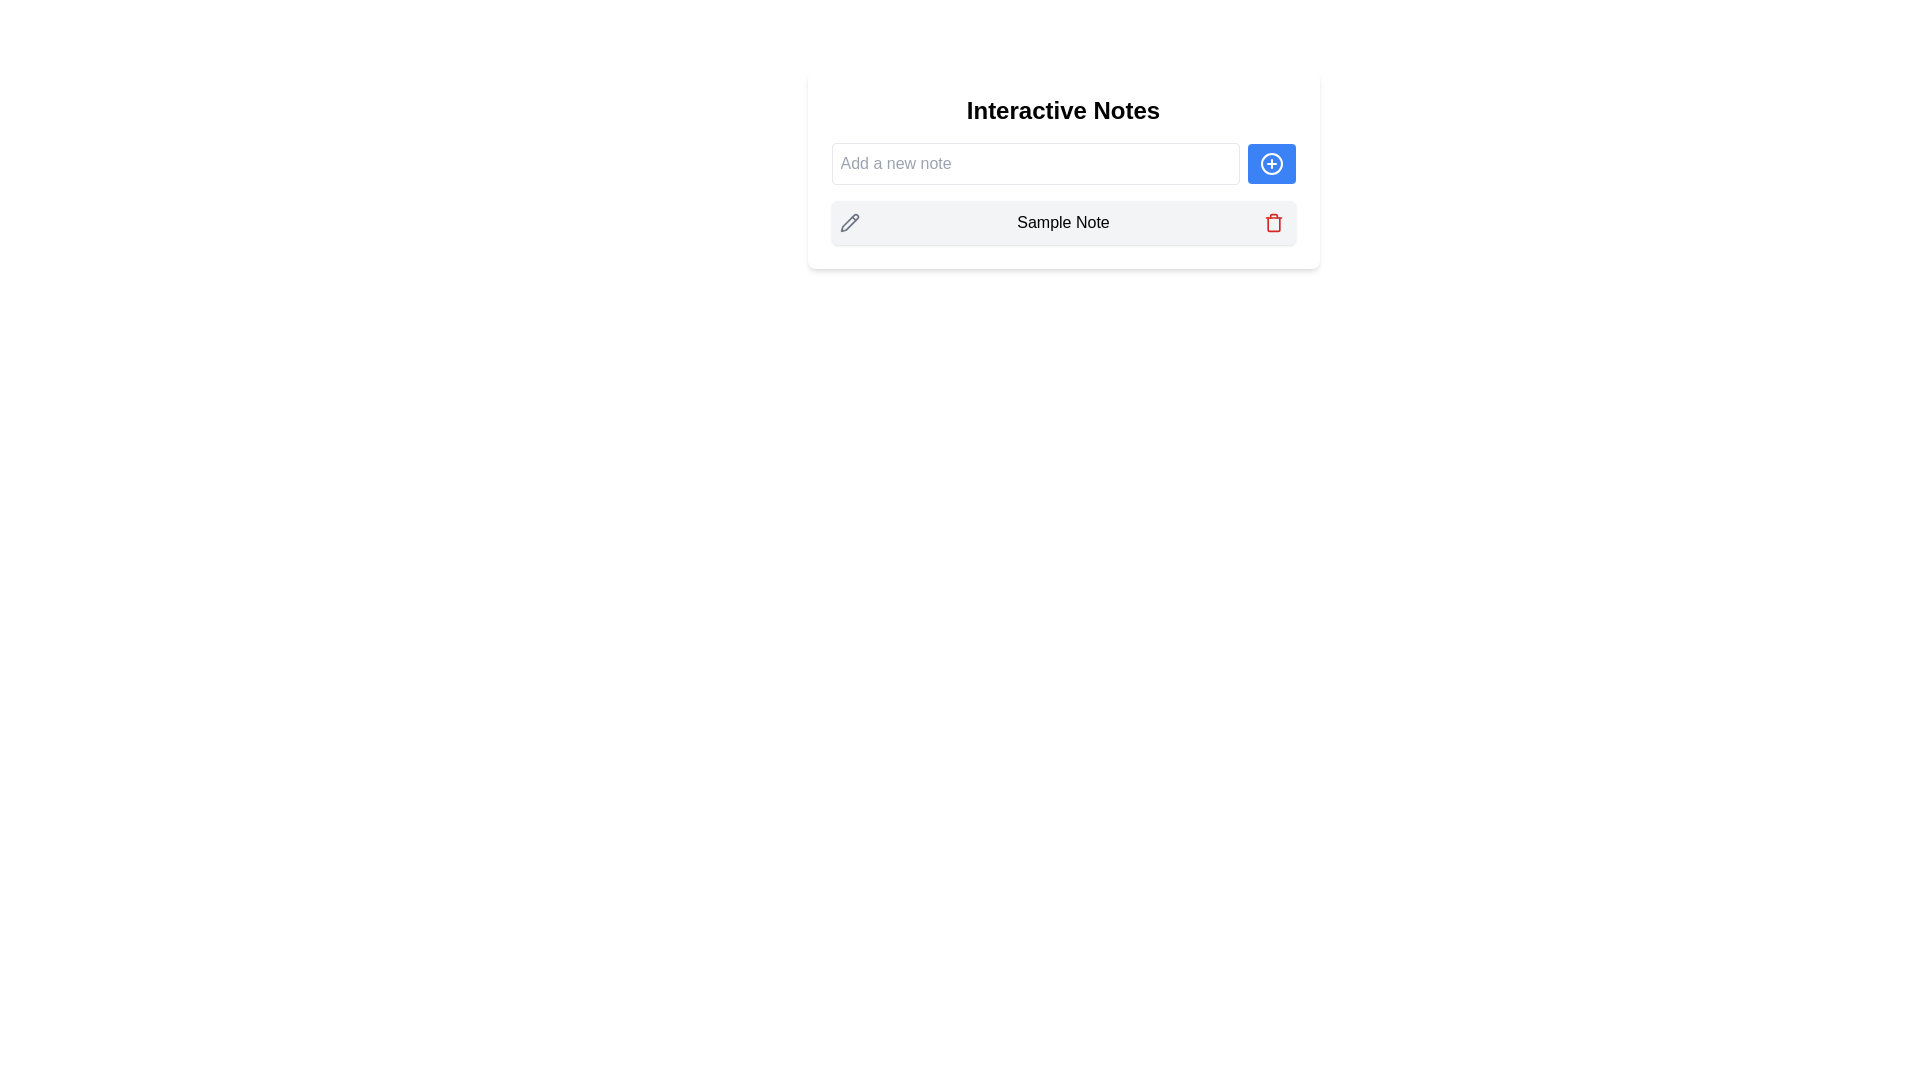  What do you see at coordinates (1272, 223) in the screenshot?
I see `the Trash Can icon located at the far right of the note item row` at bounding box center [1272, 223].